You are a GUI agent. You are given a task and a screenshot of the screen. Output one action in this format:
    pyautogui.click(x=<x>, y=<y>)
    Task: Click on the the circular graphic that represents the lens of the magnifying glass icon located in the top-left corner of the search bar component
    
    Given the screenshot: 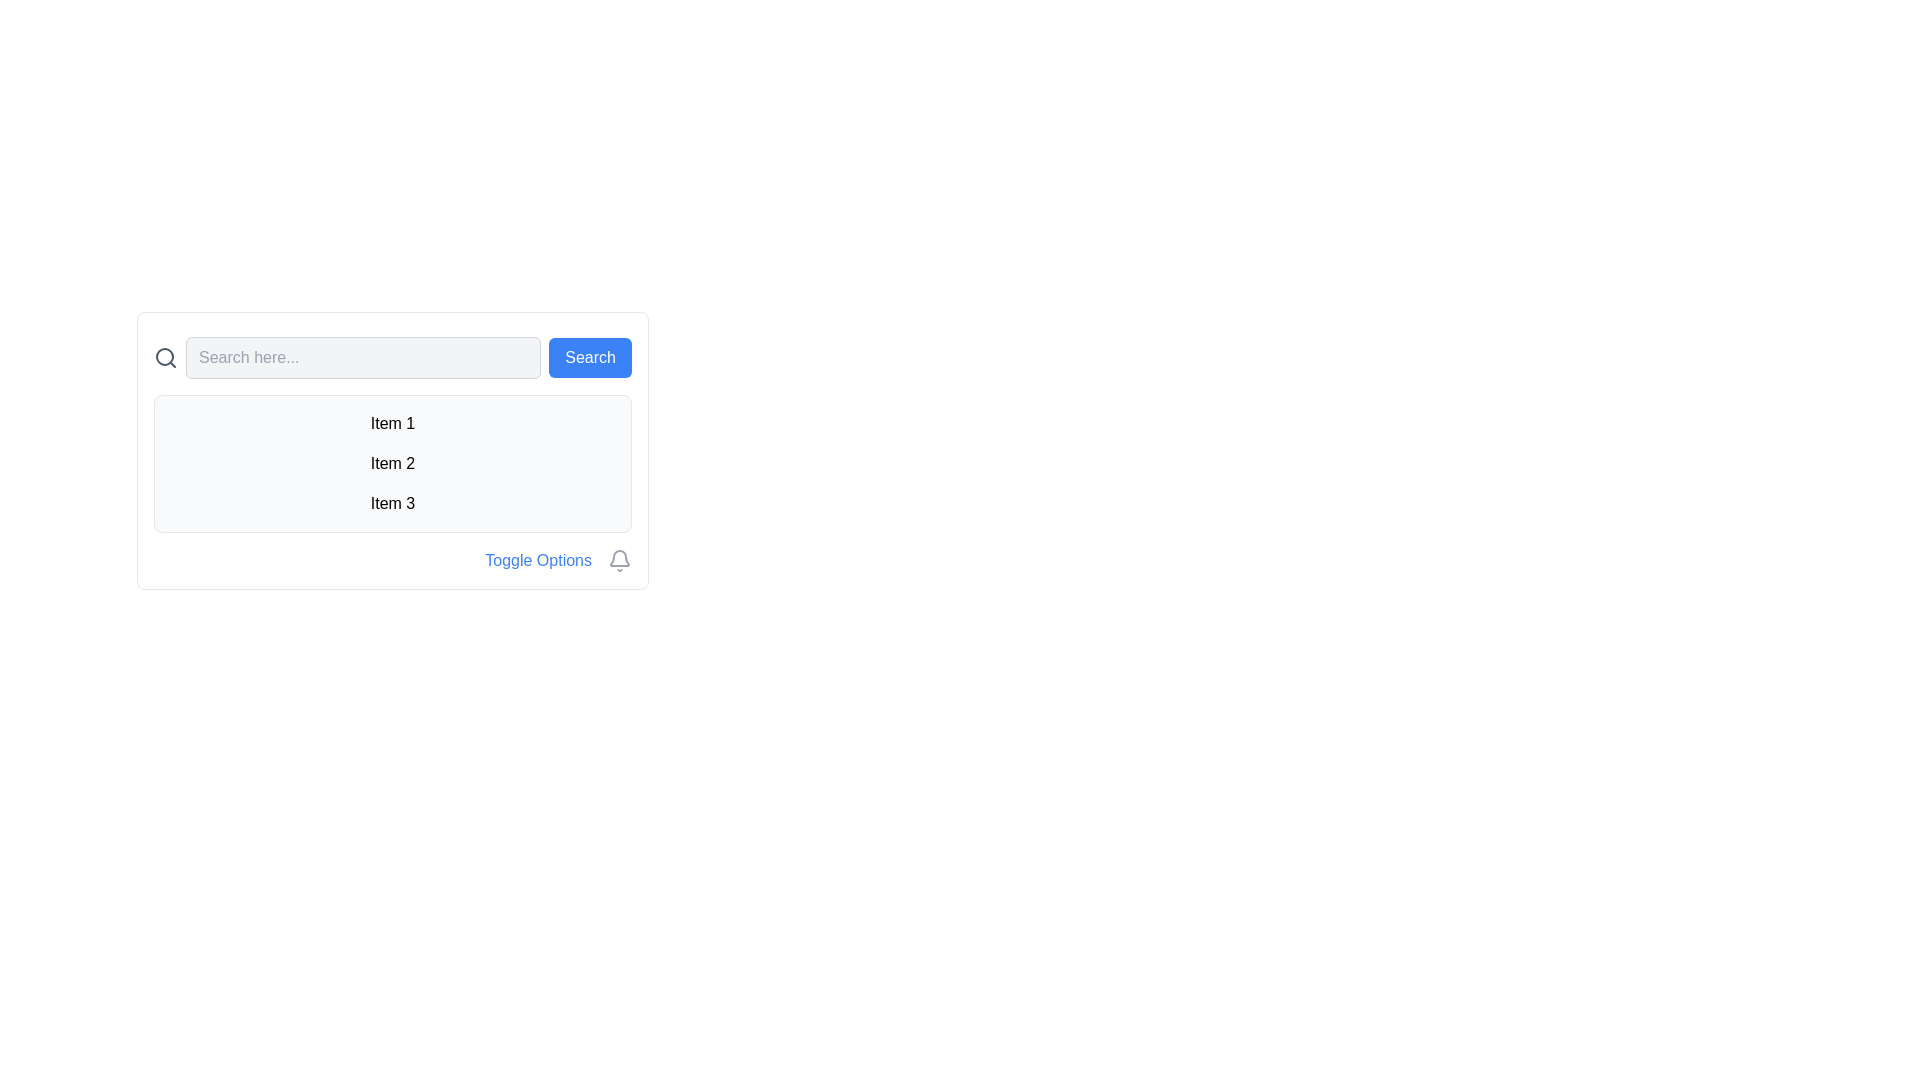 What is the action you would take?
    pyautogui.click(x=164, y=356)
    